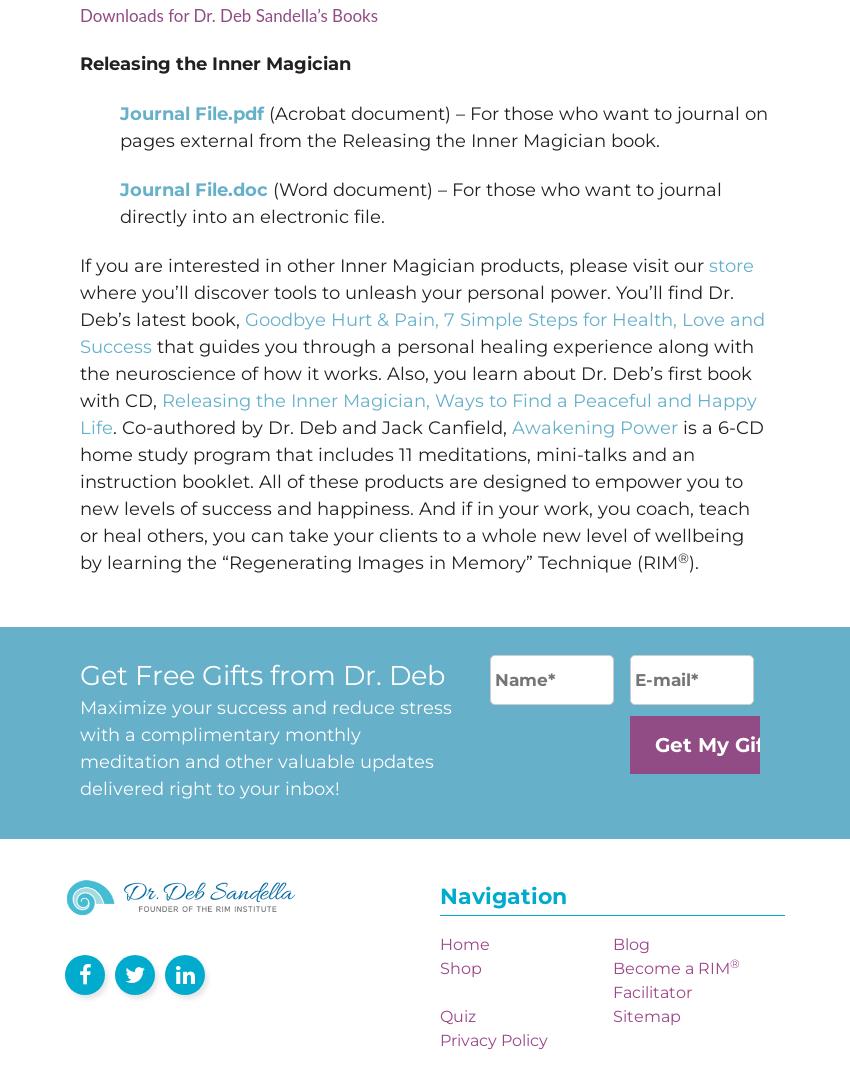 The height and width of the screenshot is (1073, 850). I want to click on ').', so click(693, 563).